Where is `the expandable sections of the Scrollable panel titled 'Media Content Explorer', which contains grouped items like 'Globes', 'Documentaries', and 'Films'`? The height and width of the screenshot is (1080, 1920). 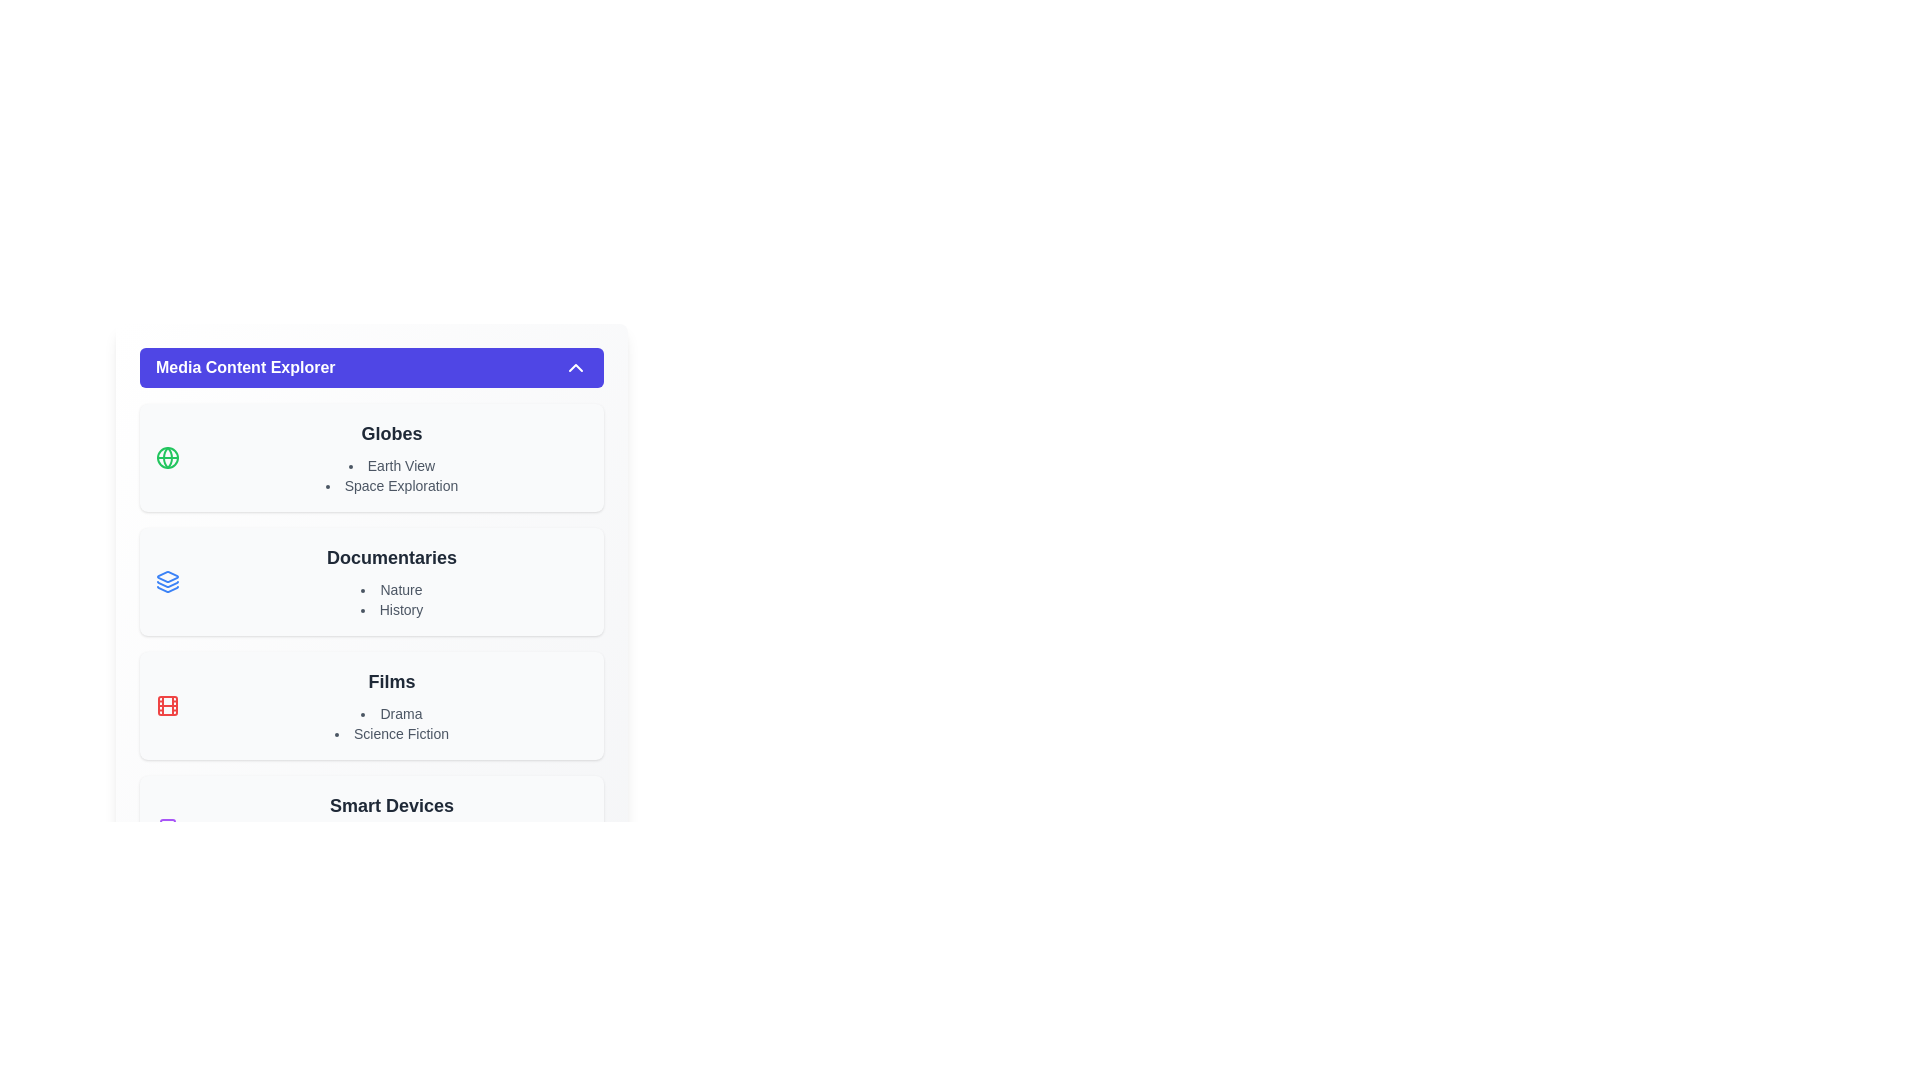 the expandable sections of the Scrollable panel titled 'Media Content Explorer', which contains grouped items like 'Globes', 'Documentaries', and 'Films' is located at coordinates (372, 560).